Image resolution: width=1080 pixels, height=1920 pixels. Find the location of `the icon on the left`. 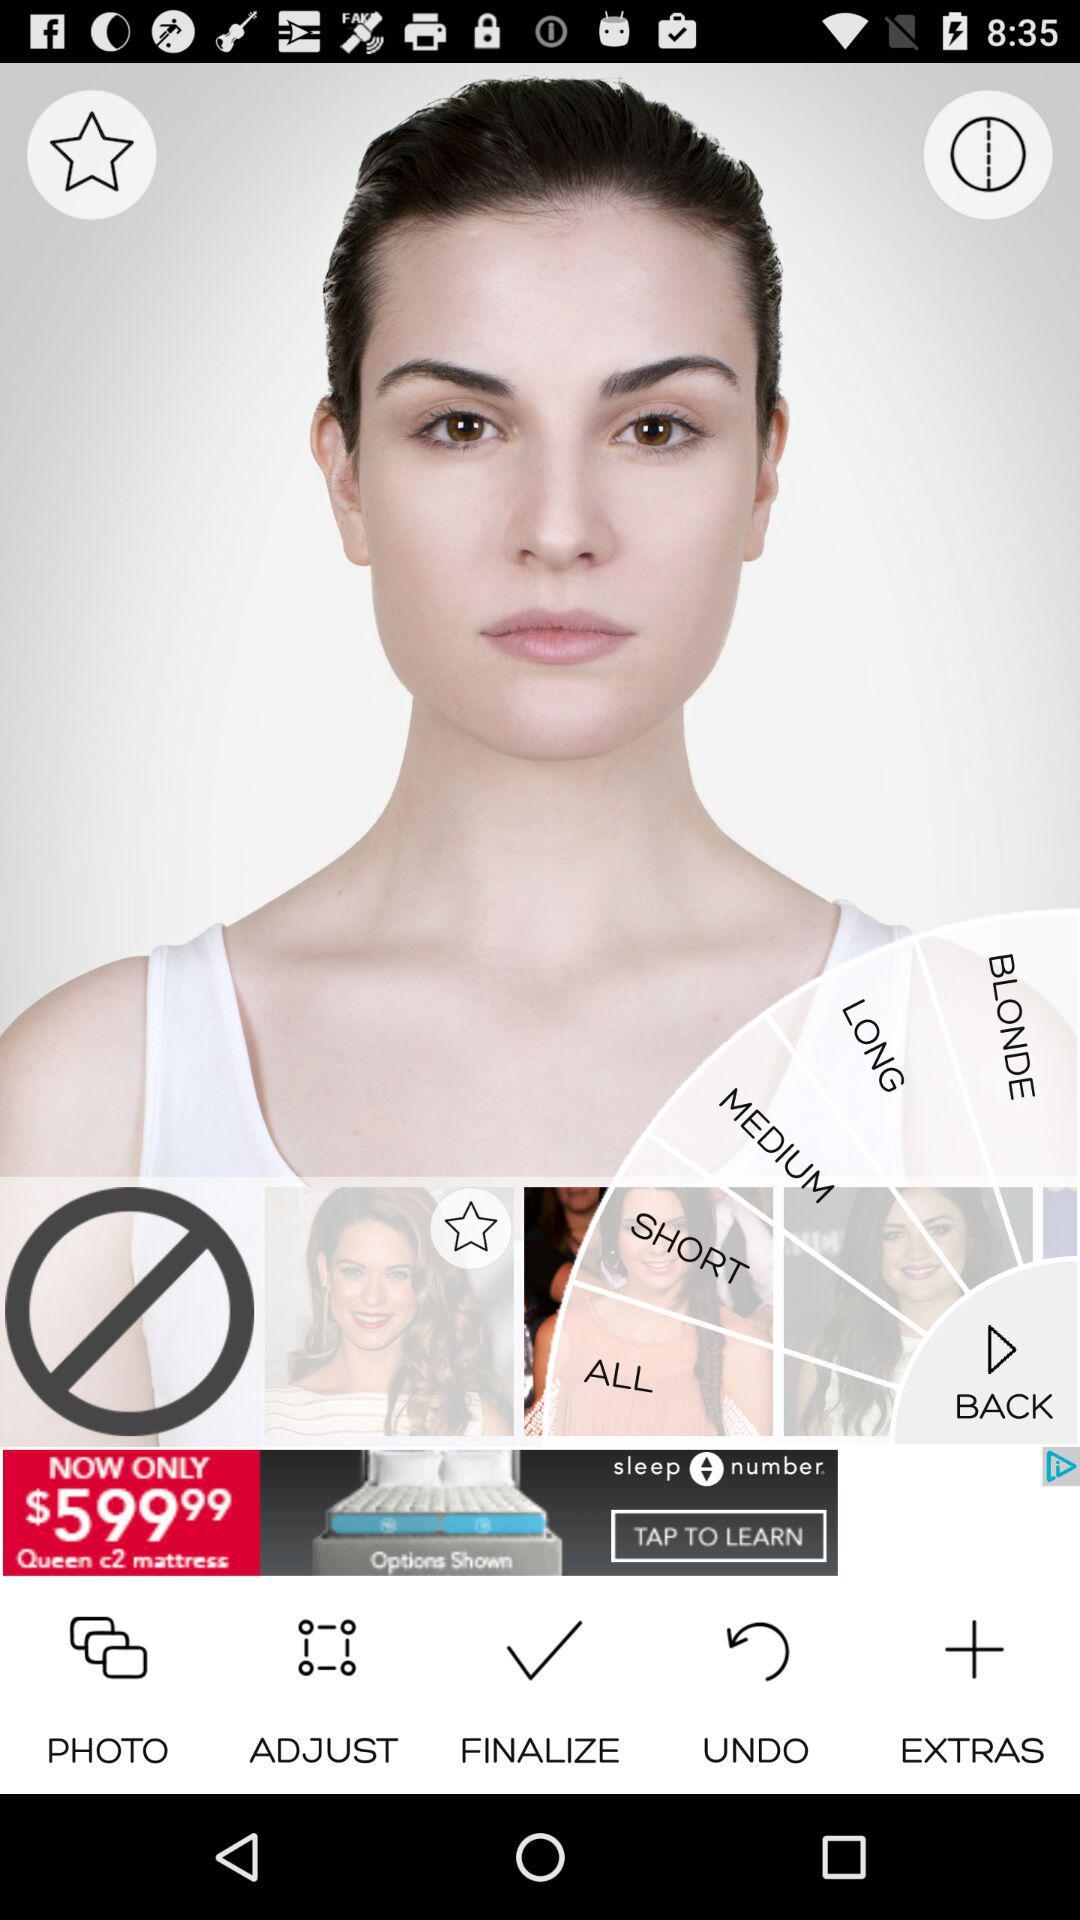

the icon on the left is located at coordinates (32, 927).